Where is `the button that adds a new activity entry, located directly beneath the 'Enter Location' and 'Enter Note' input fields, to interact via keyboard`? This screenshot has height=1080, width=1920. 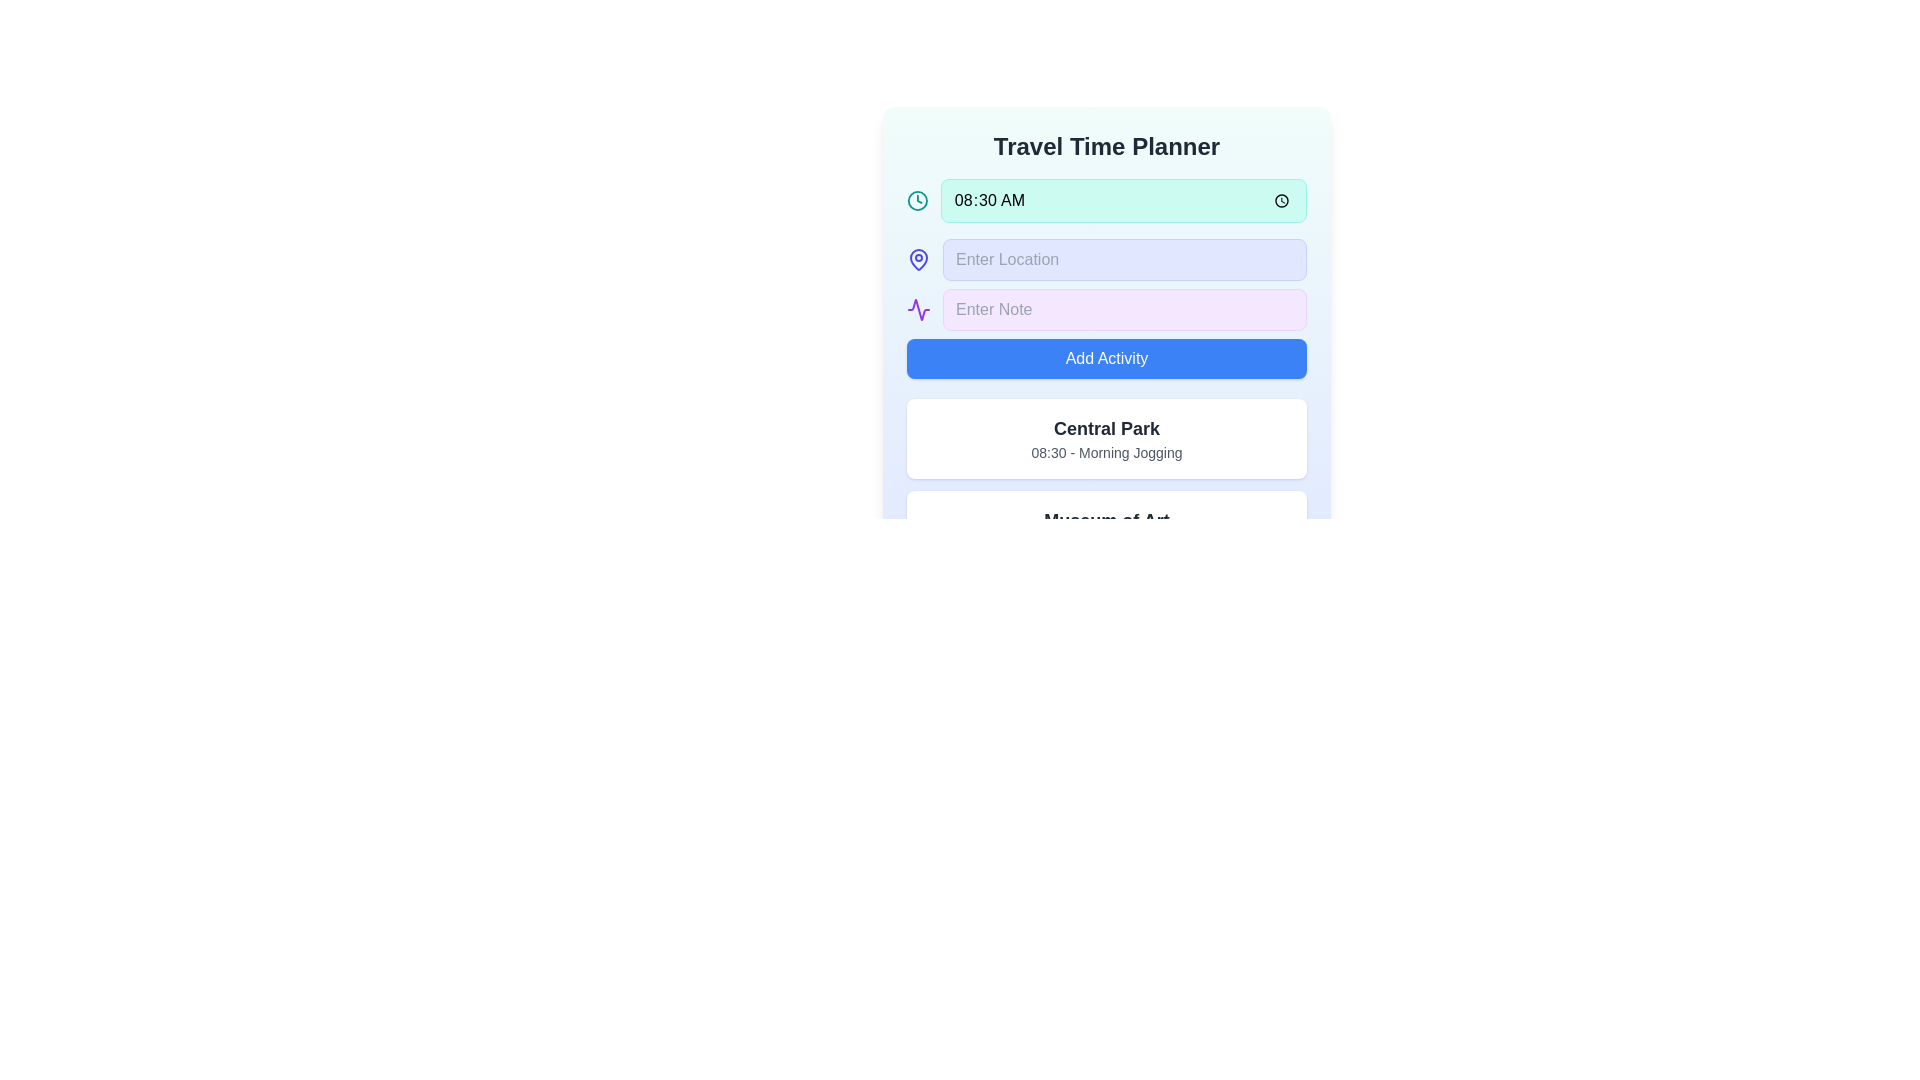
the button that adds a new activity entry, located directly beneath the 'Enter Location' and 'Enter Note' input fields, to interact via keyboard is located at coordinates (1106, 357).